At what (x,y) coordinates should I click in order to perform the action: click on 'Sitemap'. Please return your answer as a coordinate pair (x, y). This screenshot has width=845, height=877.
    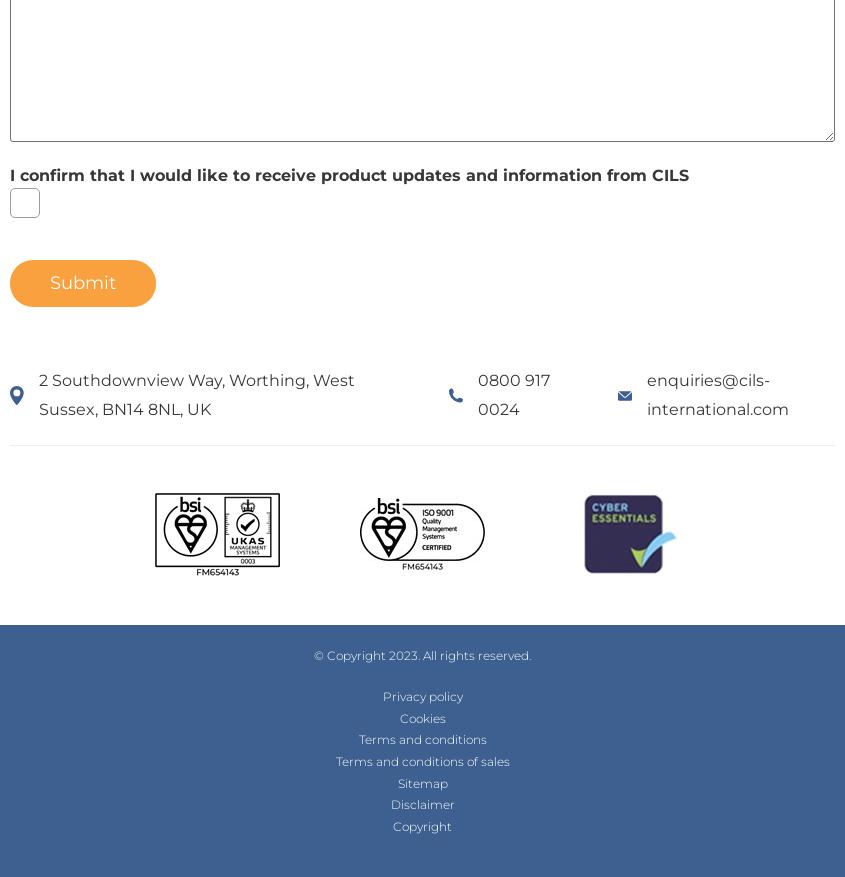
    Looking at the image, I should click on (420, 781).